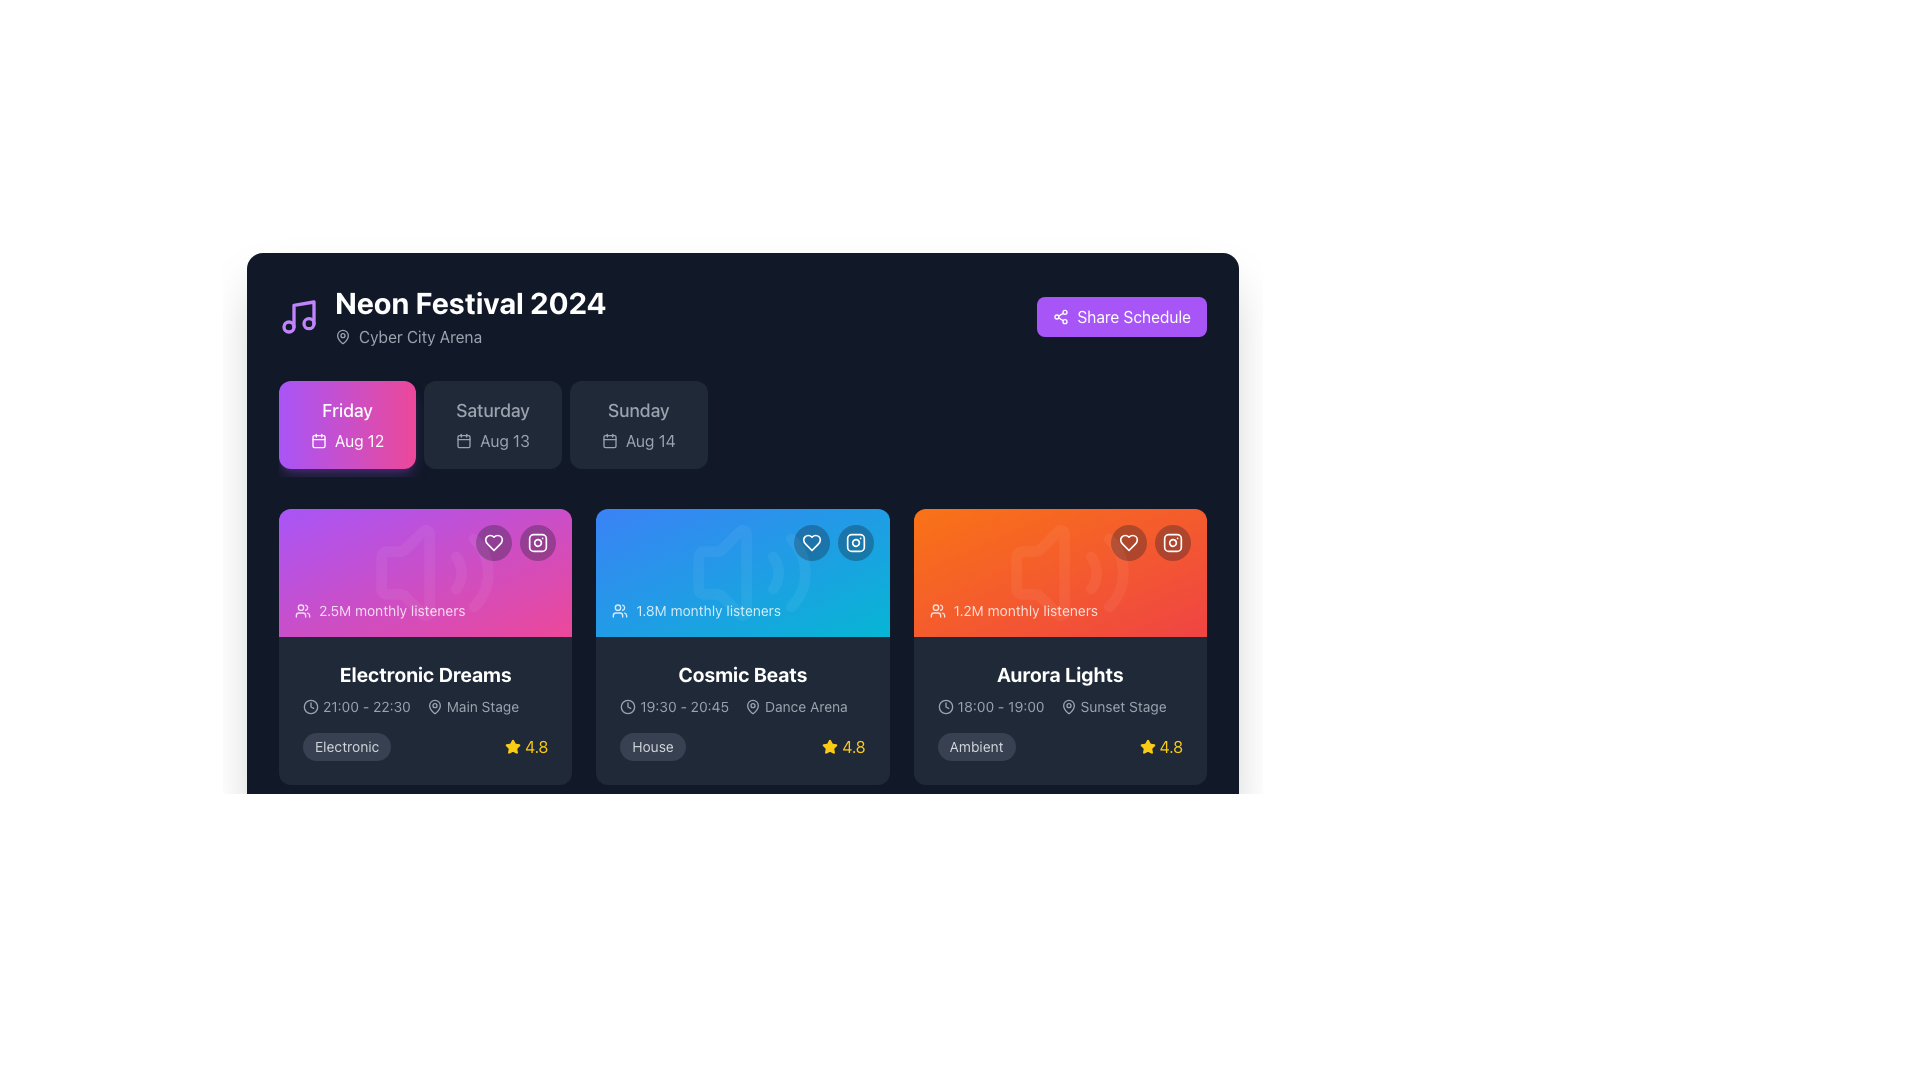 This screenshot has width=1920, height=1080. I want to click on the star-shaped yellow icon indicating a rating of 4.8 for the event 'Electronic Dreams' in the 'Neon Festival 2024' interface, so click(830, 747).